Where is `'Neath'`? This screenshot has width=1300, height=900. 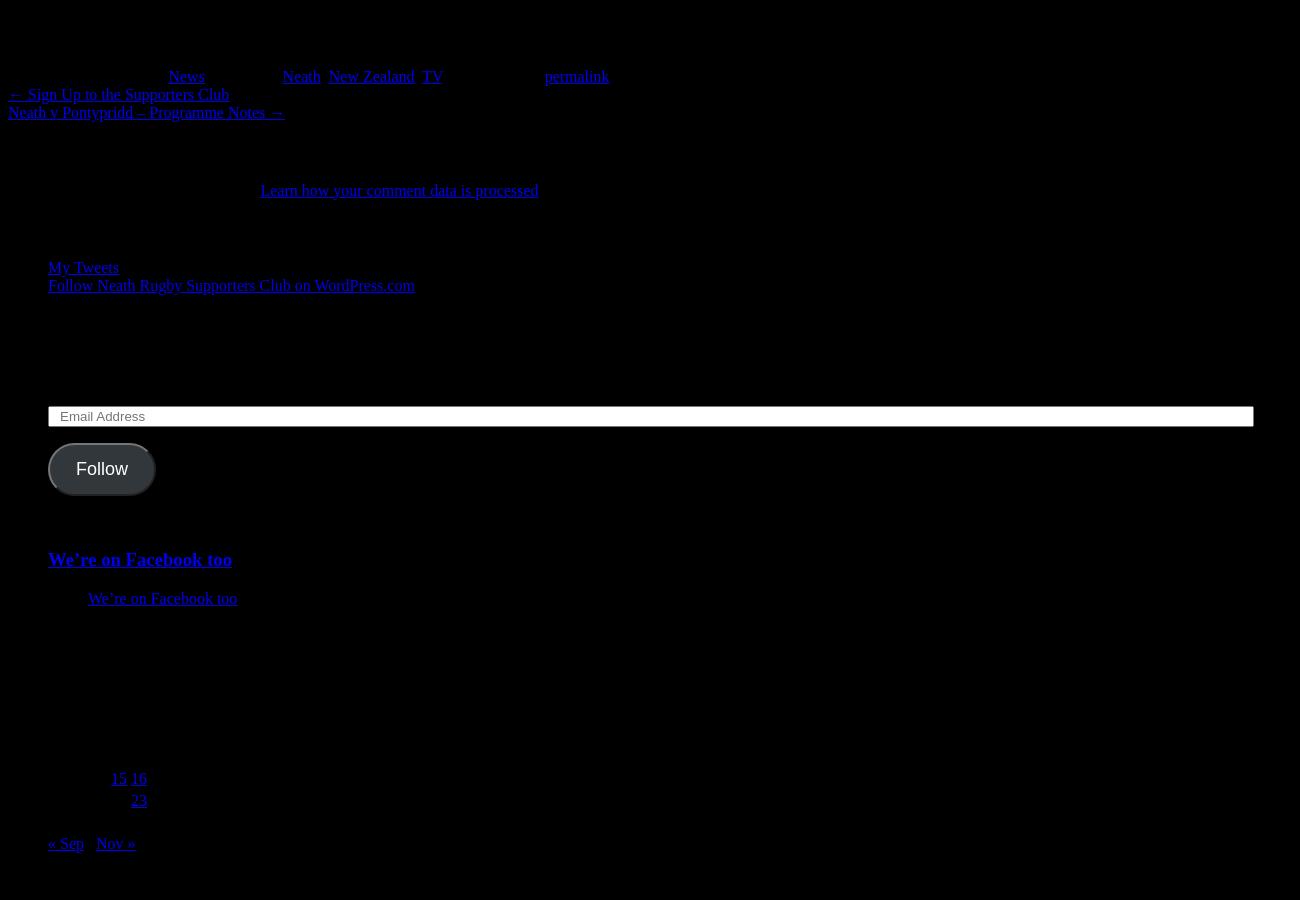
'Neath' is located at coordinates (300, 75).